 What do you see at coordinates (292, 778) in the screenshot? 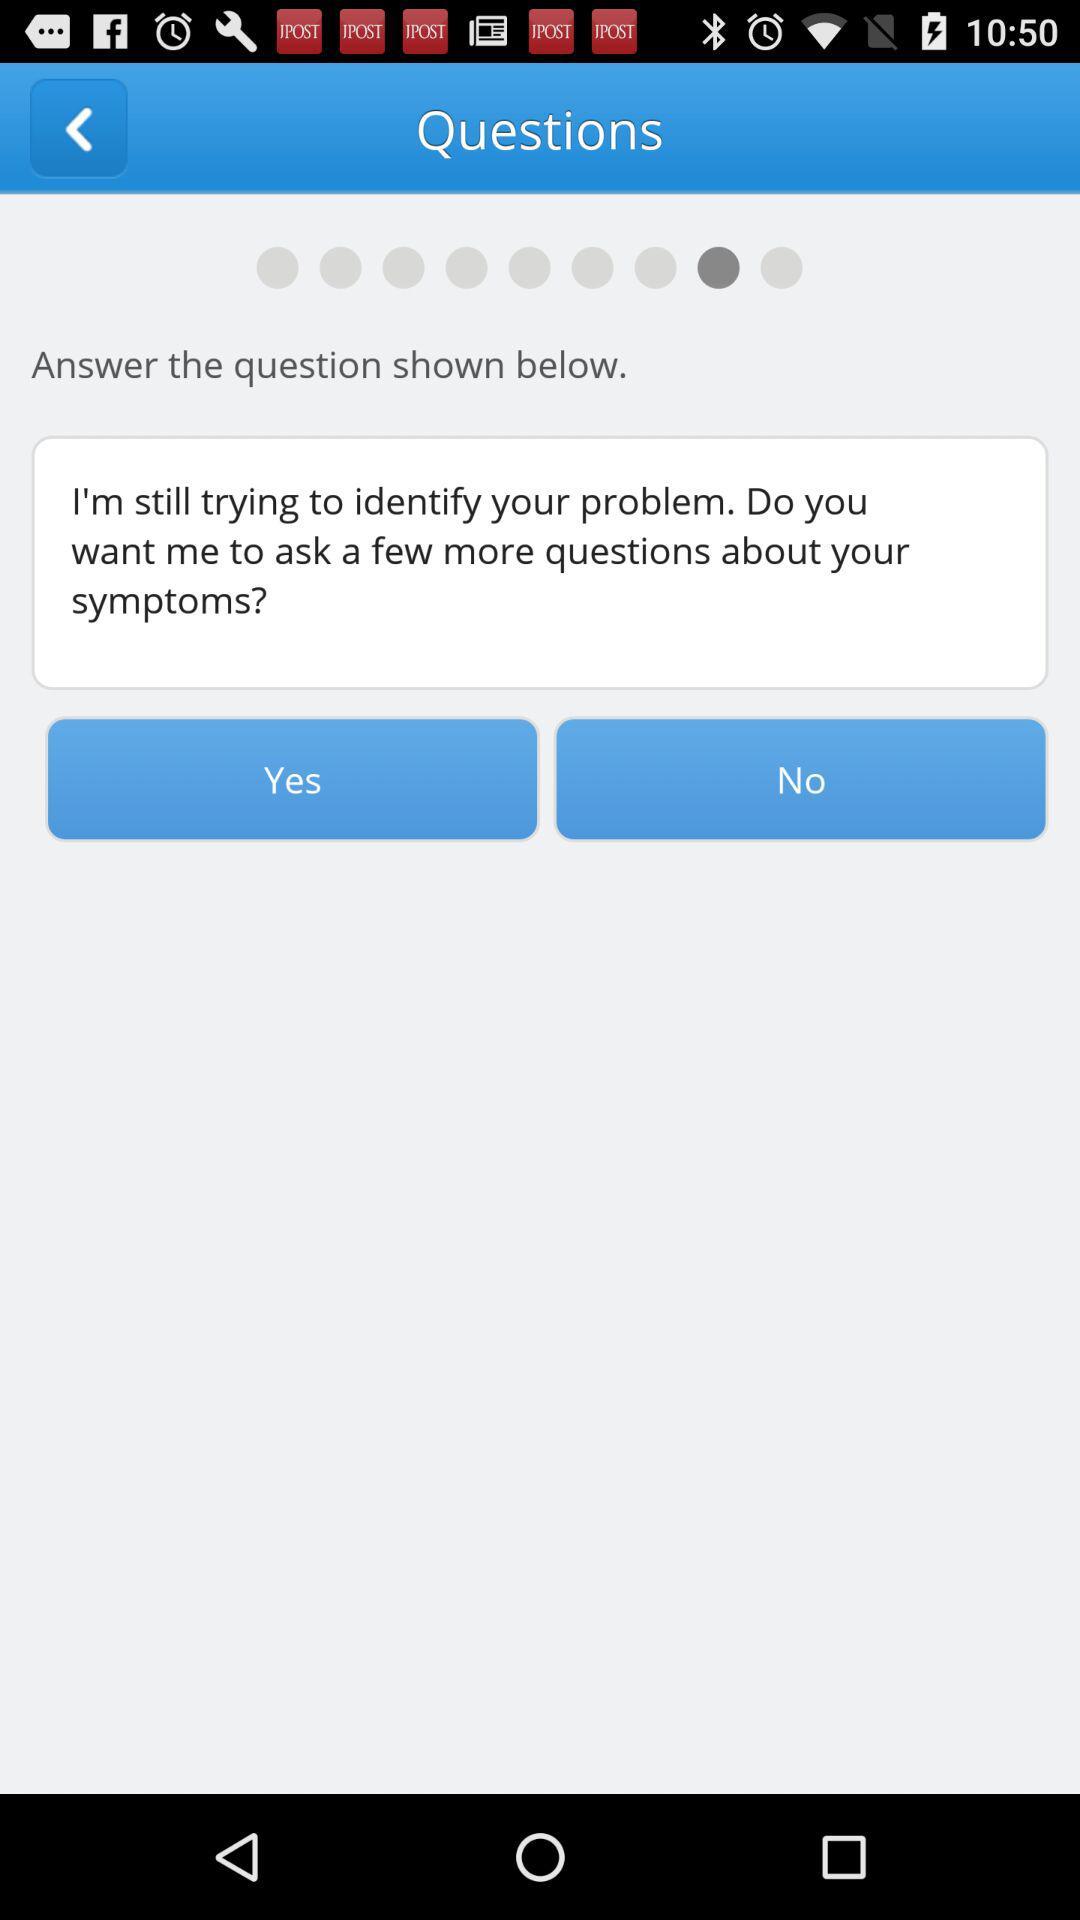
I see `the button on the left` at bounding box center [292, 778].